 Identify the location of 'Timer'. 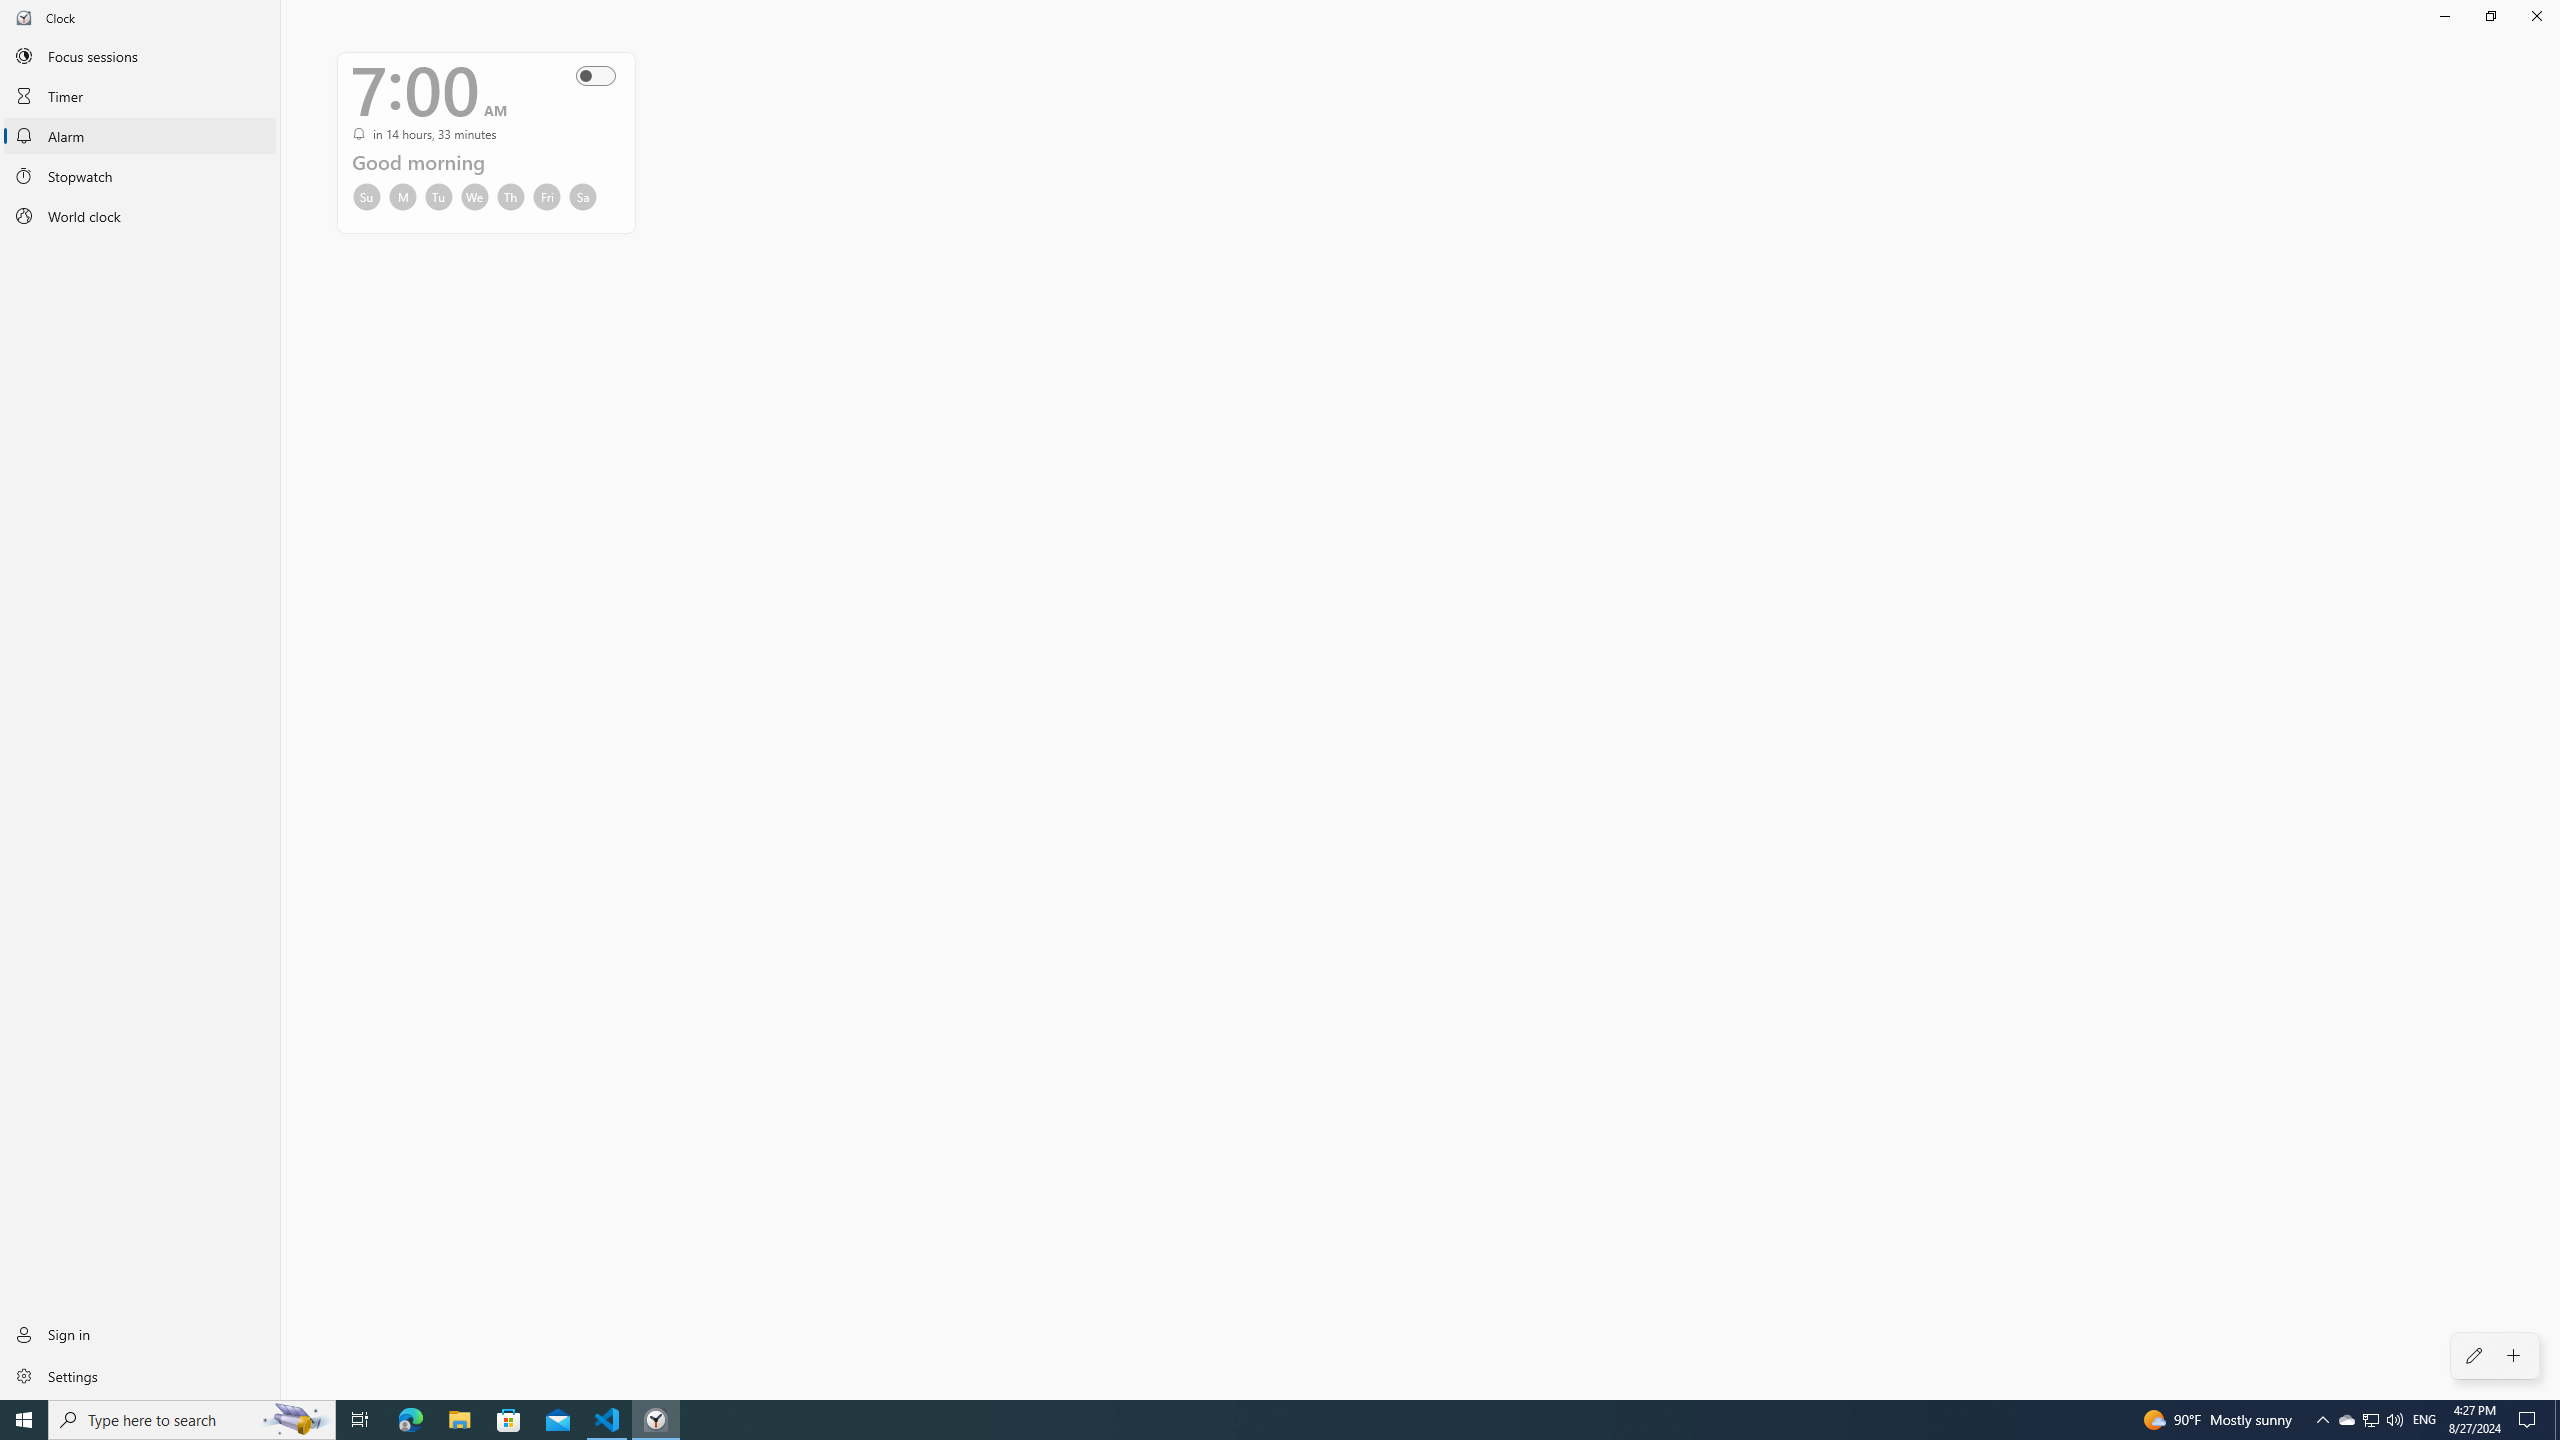
(139, 95).